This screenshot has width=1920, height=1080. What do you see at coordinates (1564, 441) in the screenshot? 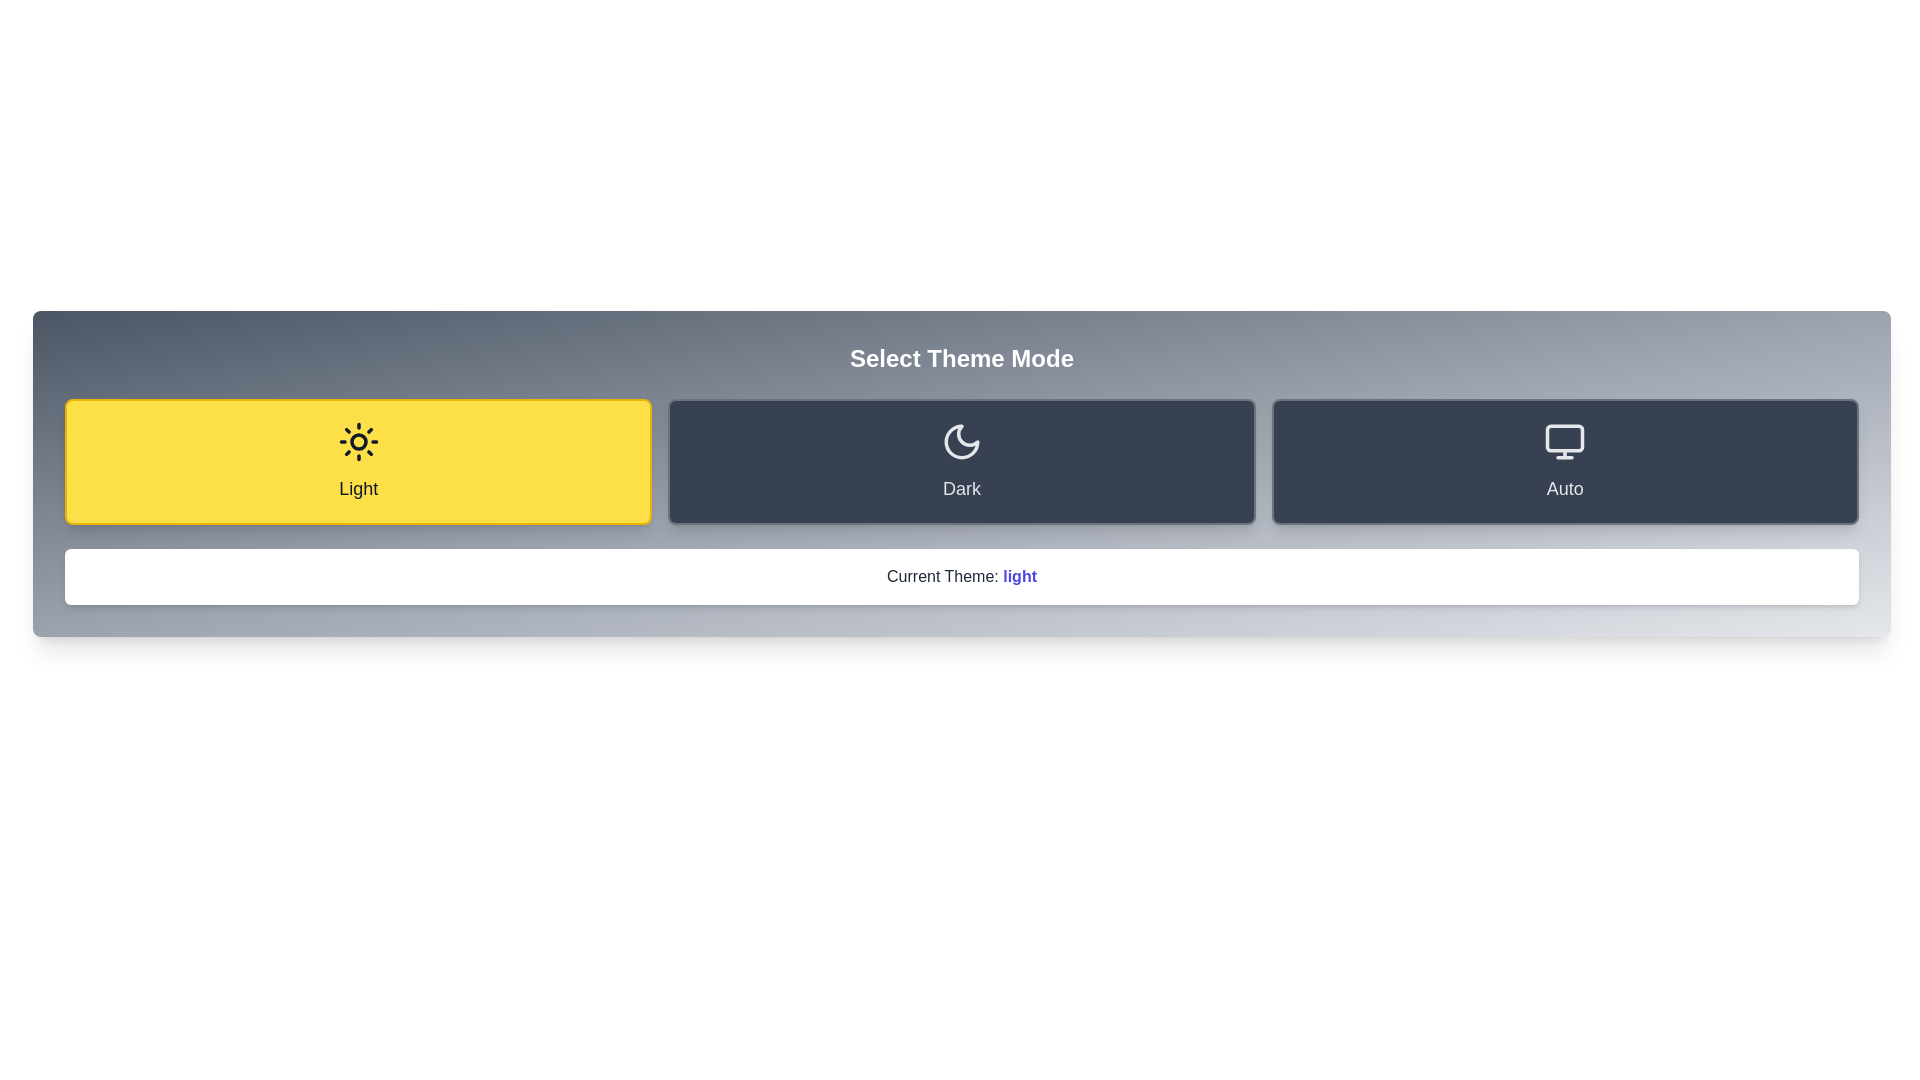
I see `the icon resembling a computer monitor, which is part of the 'Auto' option in the theme mode selection group` at bounding box center [1564, 441].